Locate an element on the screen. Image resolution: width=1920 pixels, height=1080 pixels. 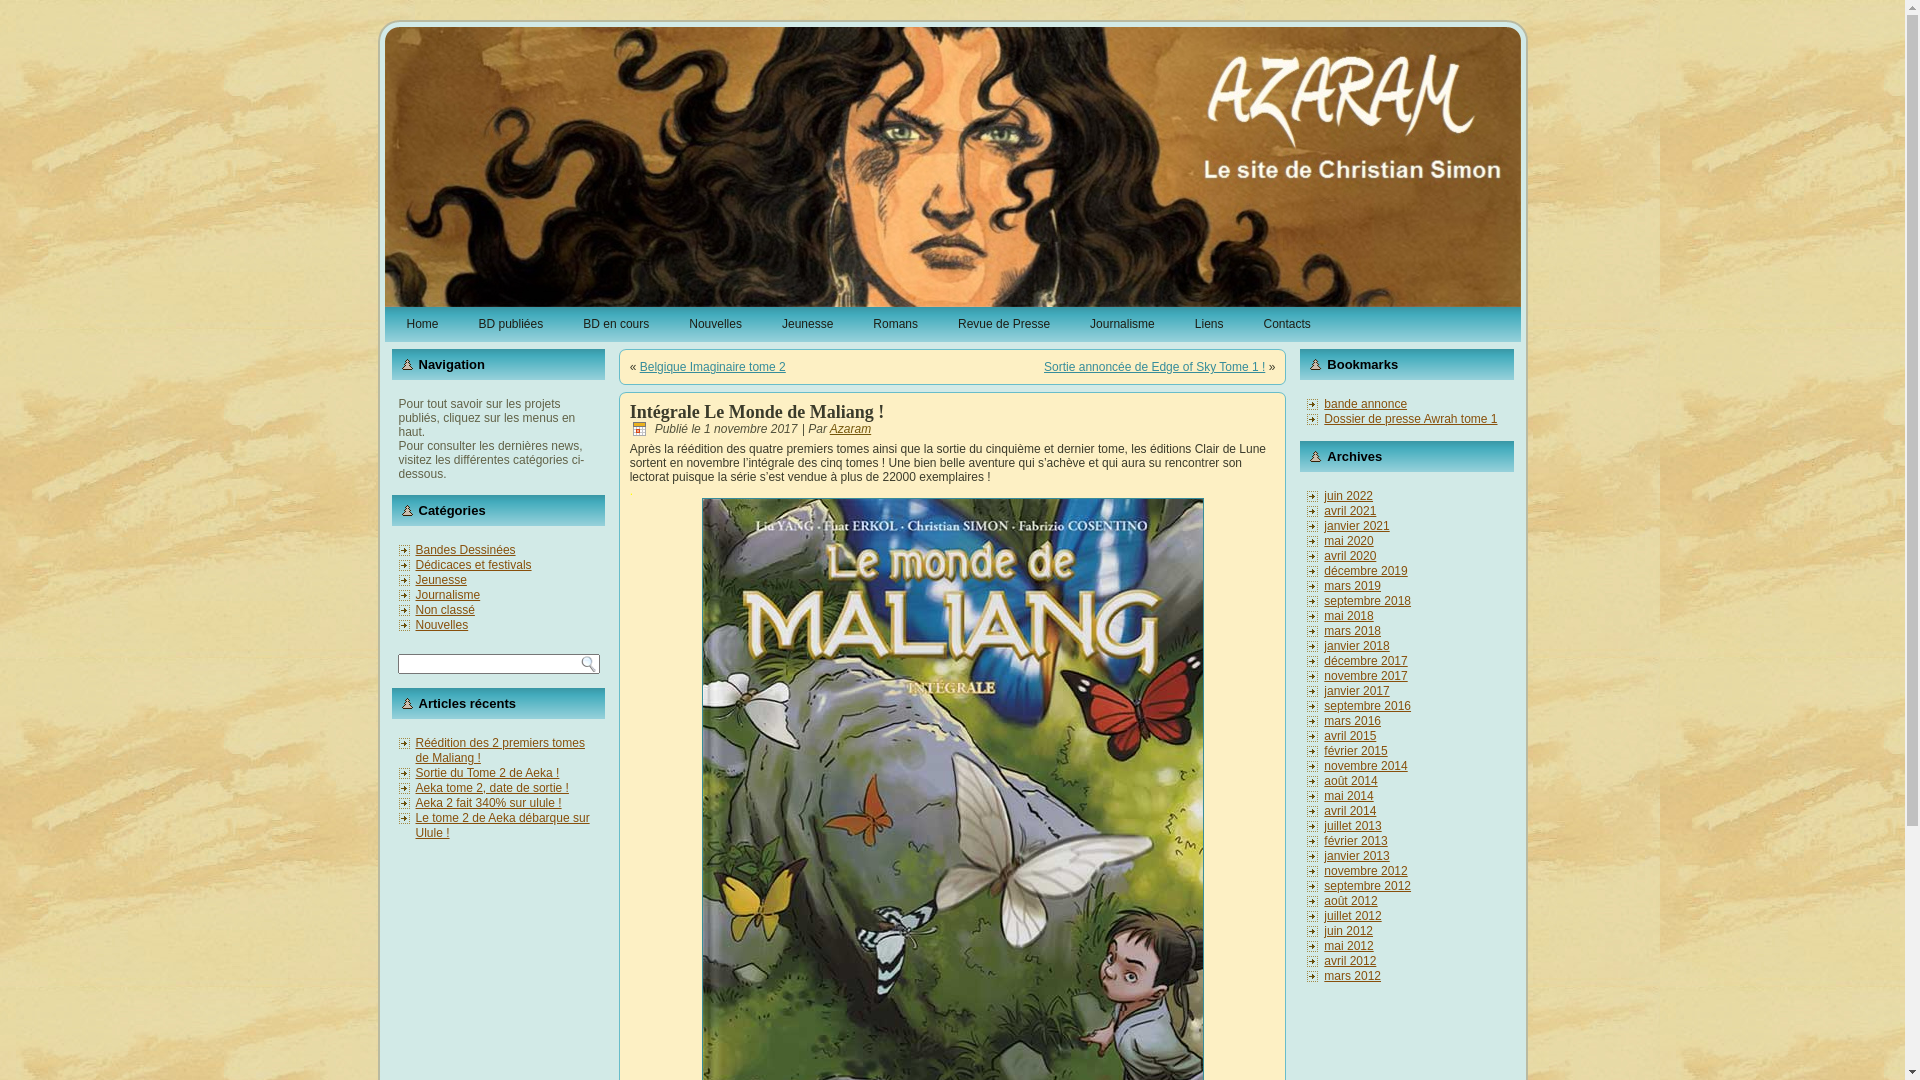
'bande annonce' is located at coordinates (1364, 404).